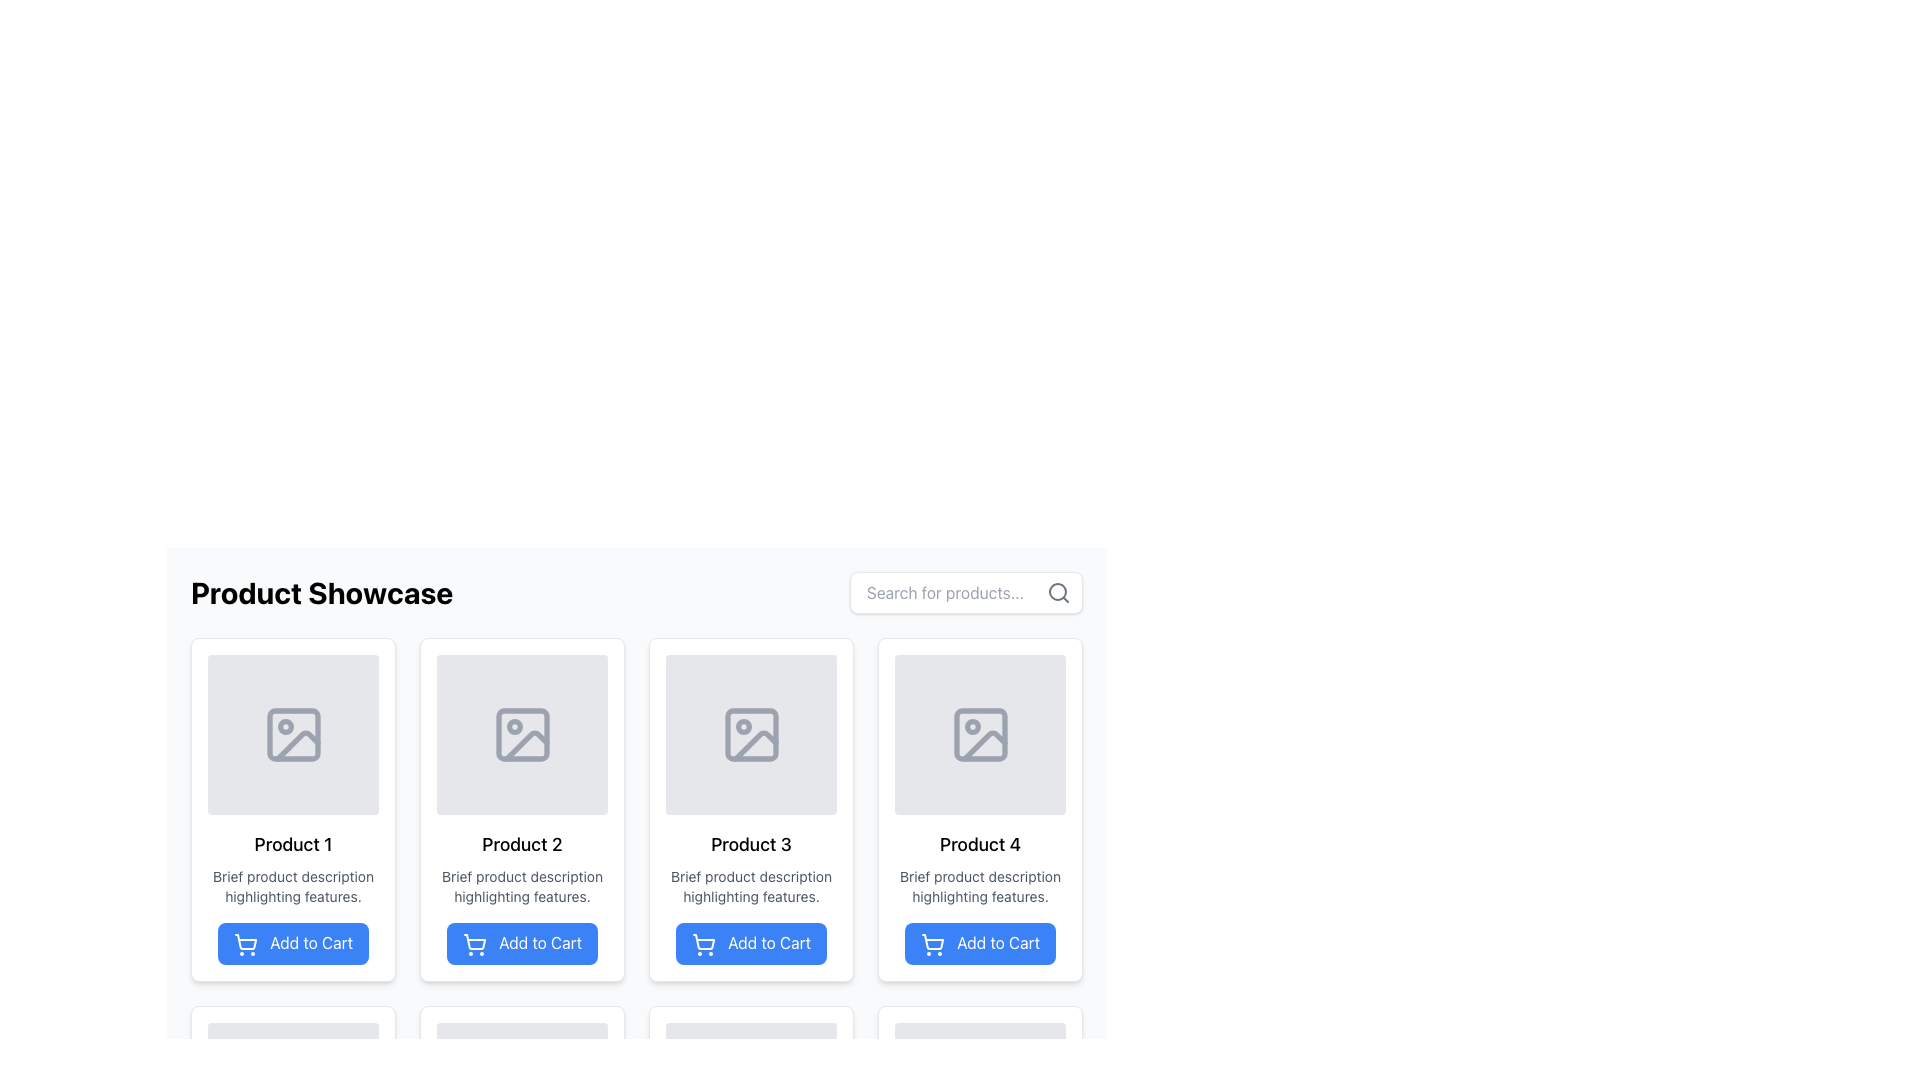 The height and width of the screenshot is (1080, 1920). Describe the element at coordinates (980, 808) in the screenshot. I see `the blue 'Add to Cart' button located at the bottom of the Product Card in the first row and fourth column of the grid layout` at that location.